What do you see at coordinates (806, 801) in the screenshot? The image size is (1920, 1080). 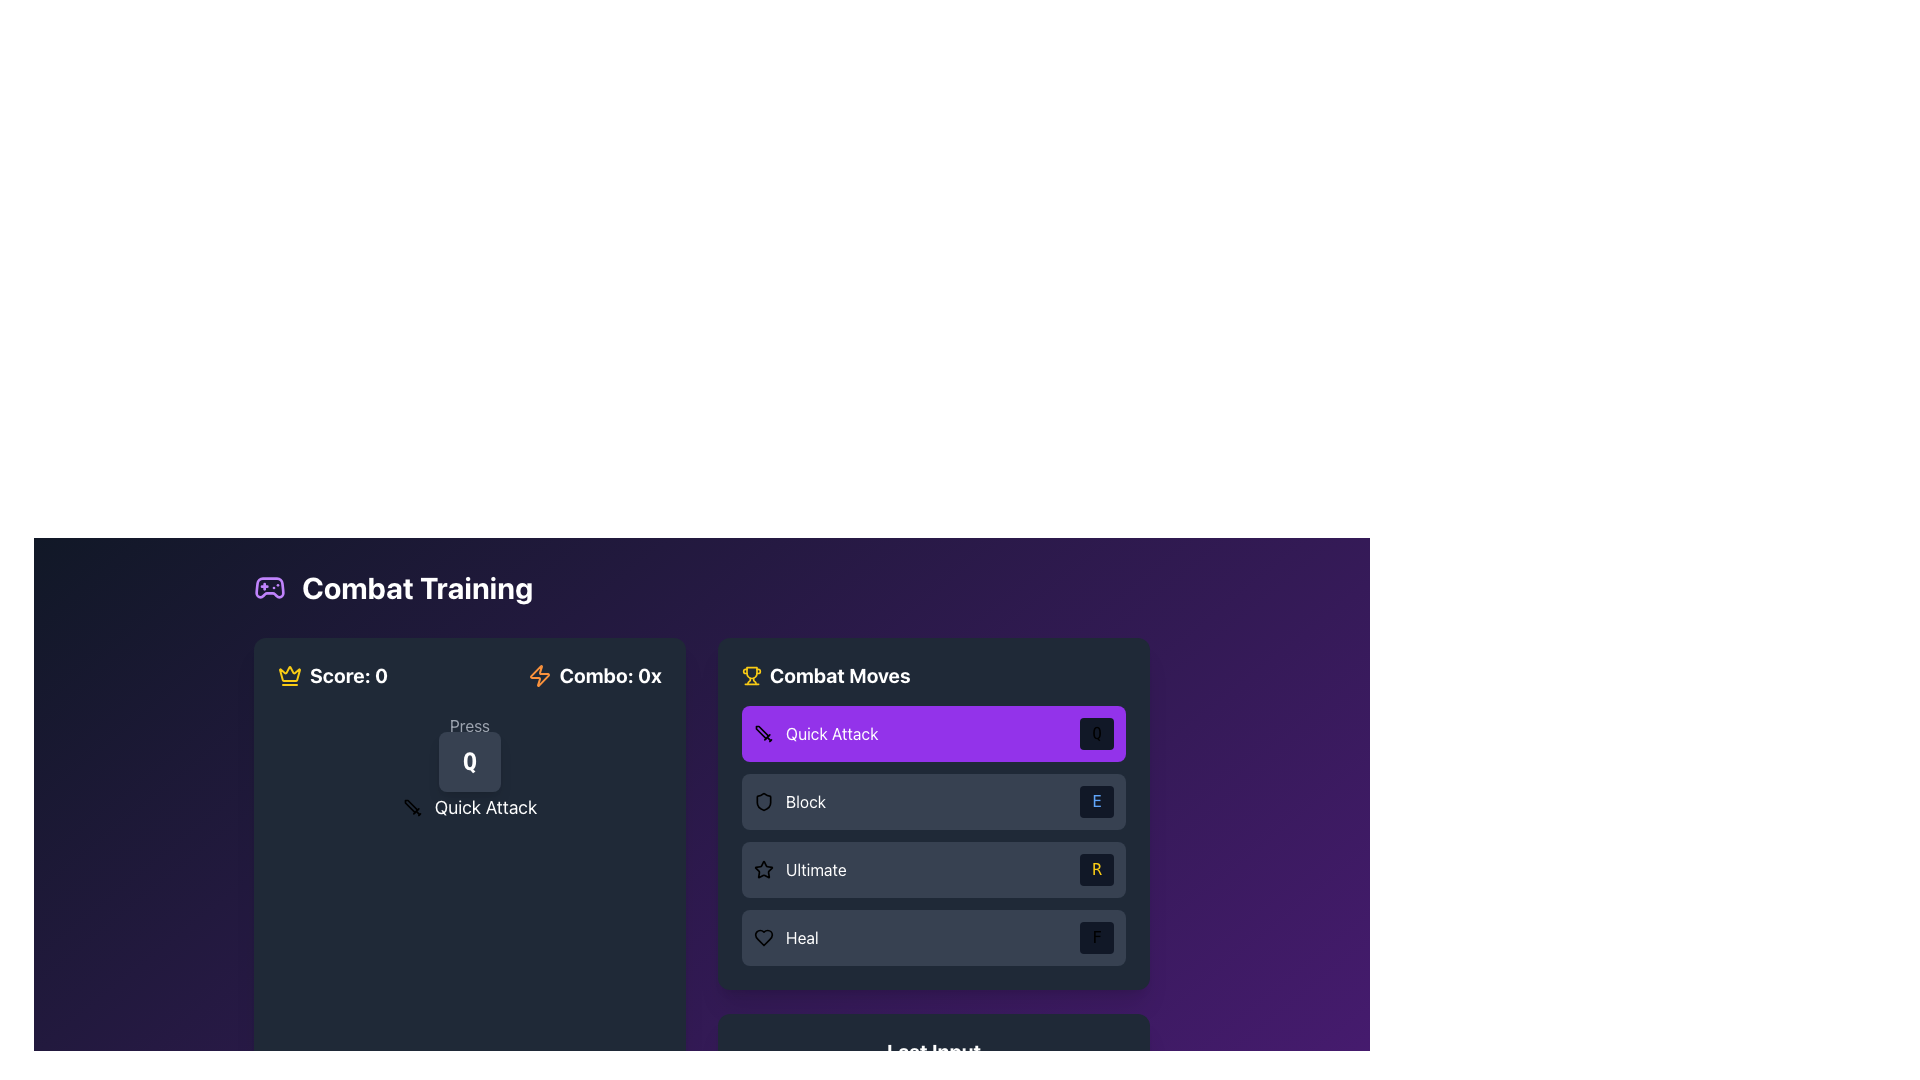 I see `the text label indicating the combat action 'Block'` at bounding box center [806, 801].